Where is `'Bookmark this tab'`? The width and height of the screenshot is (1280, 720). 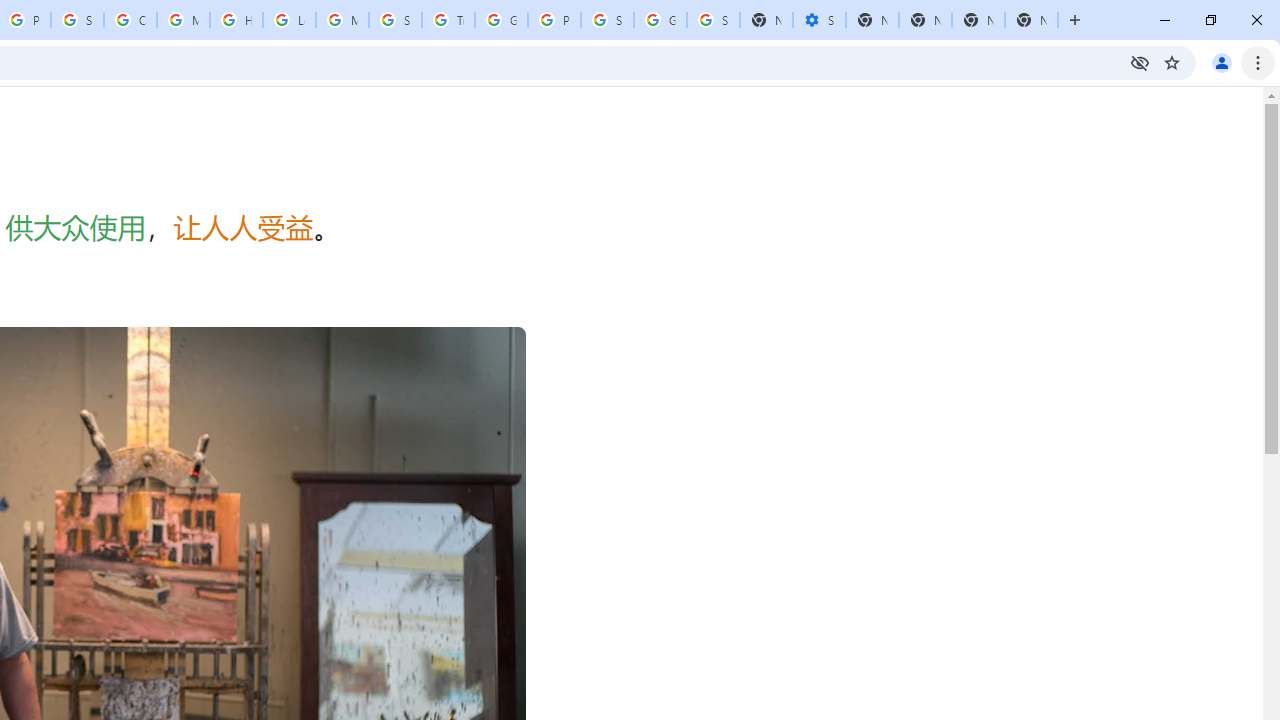 'Bookmark this tab' is located at coordinates (1171, 61).